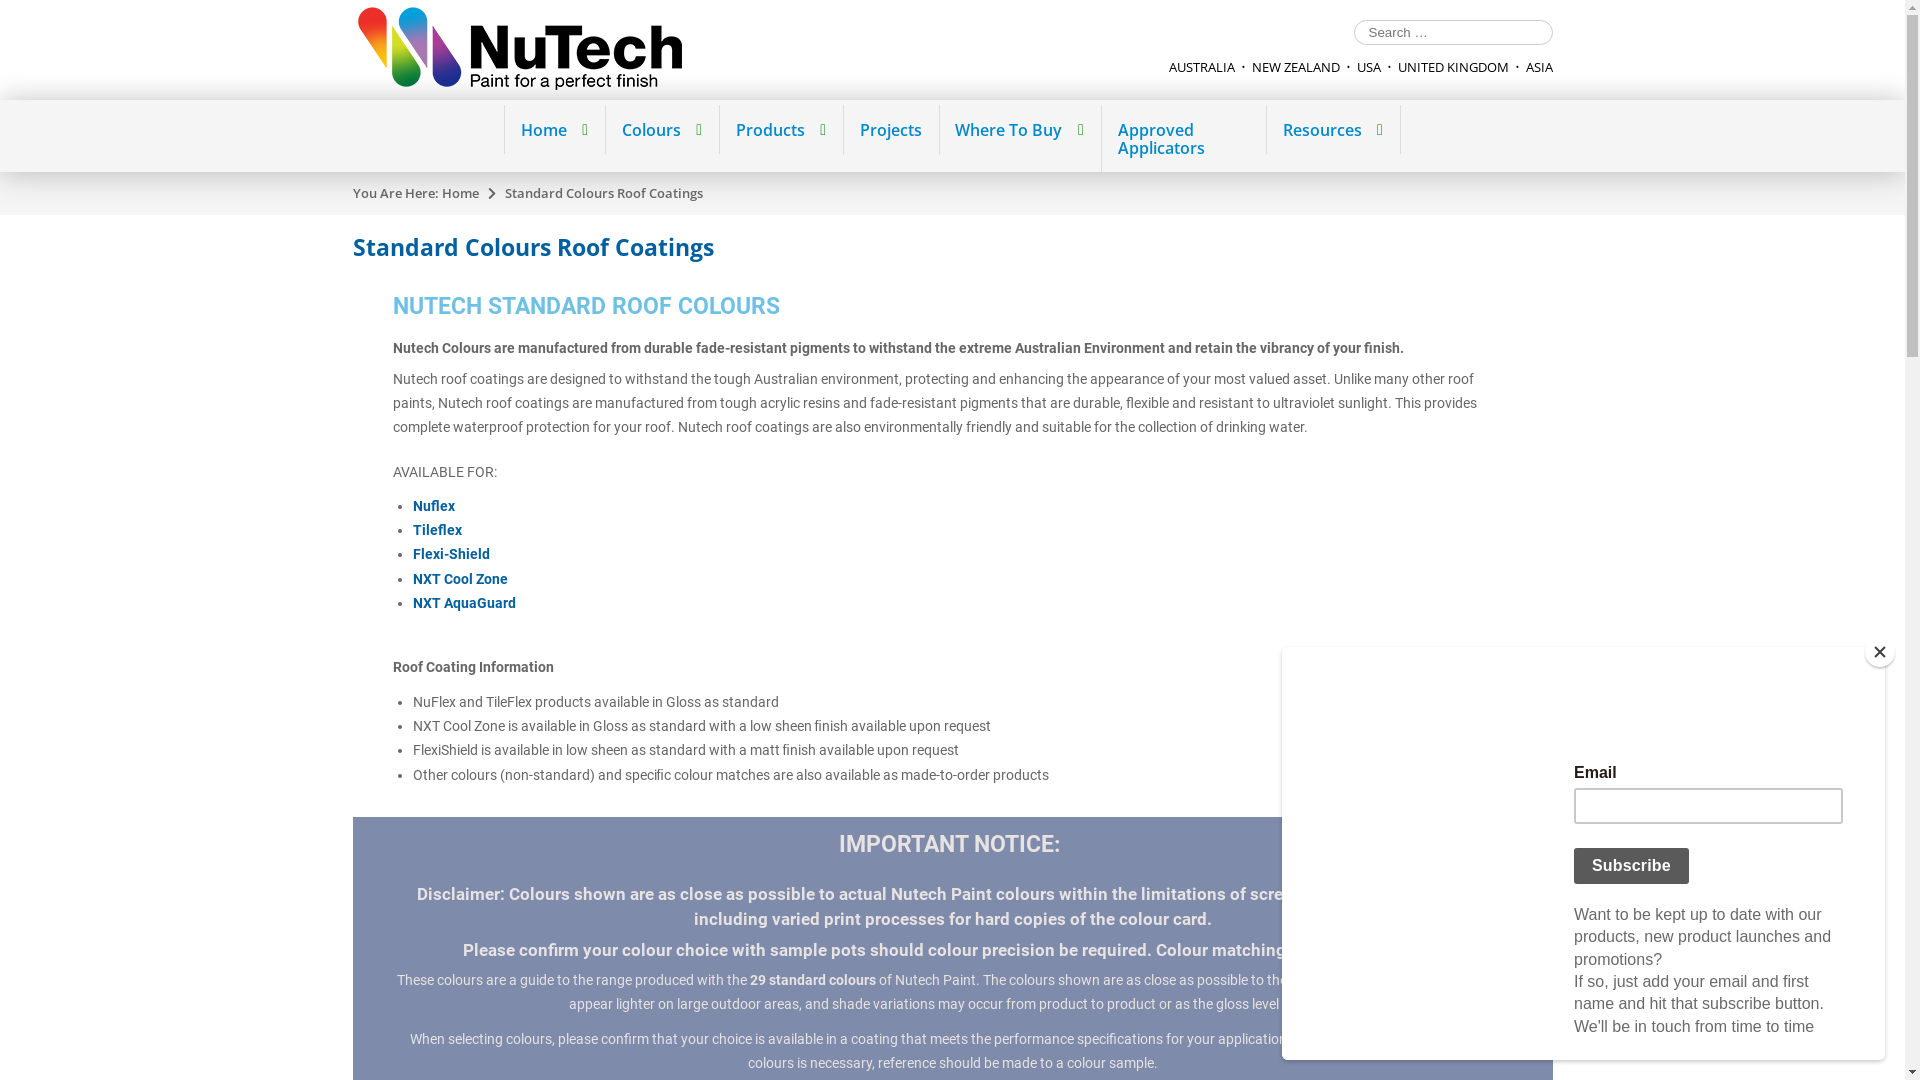 This screenshot has width=1920, height=1080. I want to click on 'Tileflex', so click(435, 528).